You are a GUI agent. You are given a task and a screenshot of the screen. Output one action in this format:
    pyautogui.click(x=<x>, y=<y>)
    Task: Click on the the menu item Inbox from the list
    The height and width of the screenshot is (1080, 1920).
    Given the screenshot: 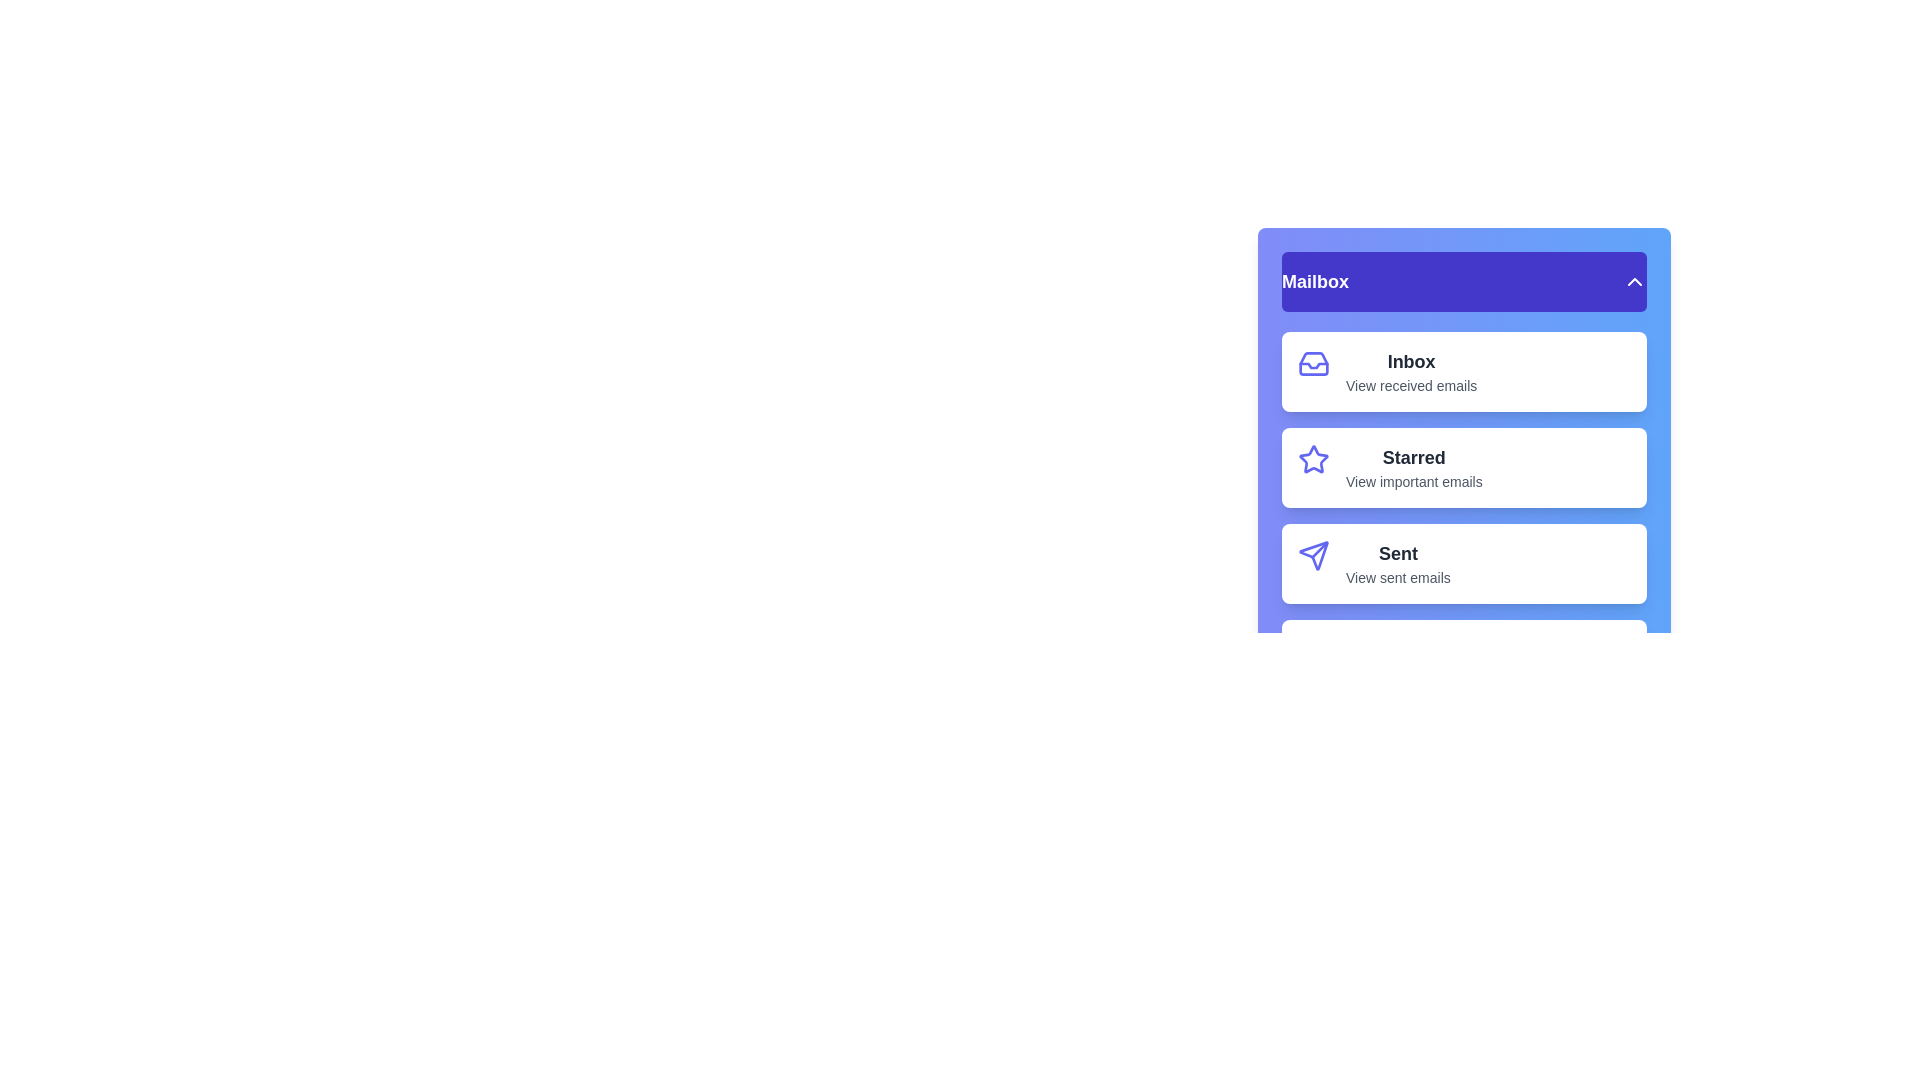 What is the action you would take?
    pyautogui.click(x=1464, y=371)
    